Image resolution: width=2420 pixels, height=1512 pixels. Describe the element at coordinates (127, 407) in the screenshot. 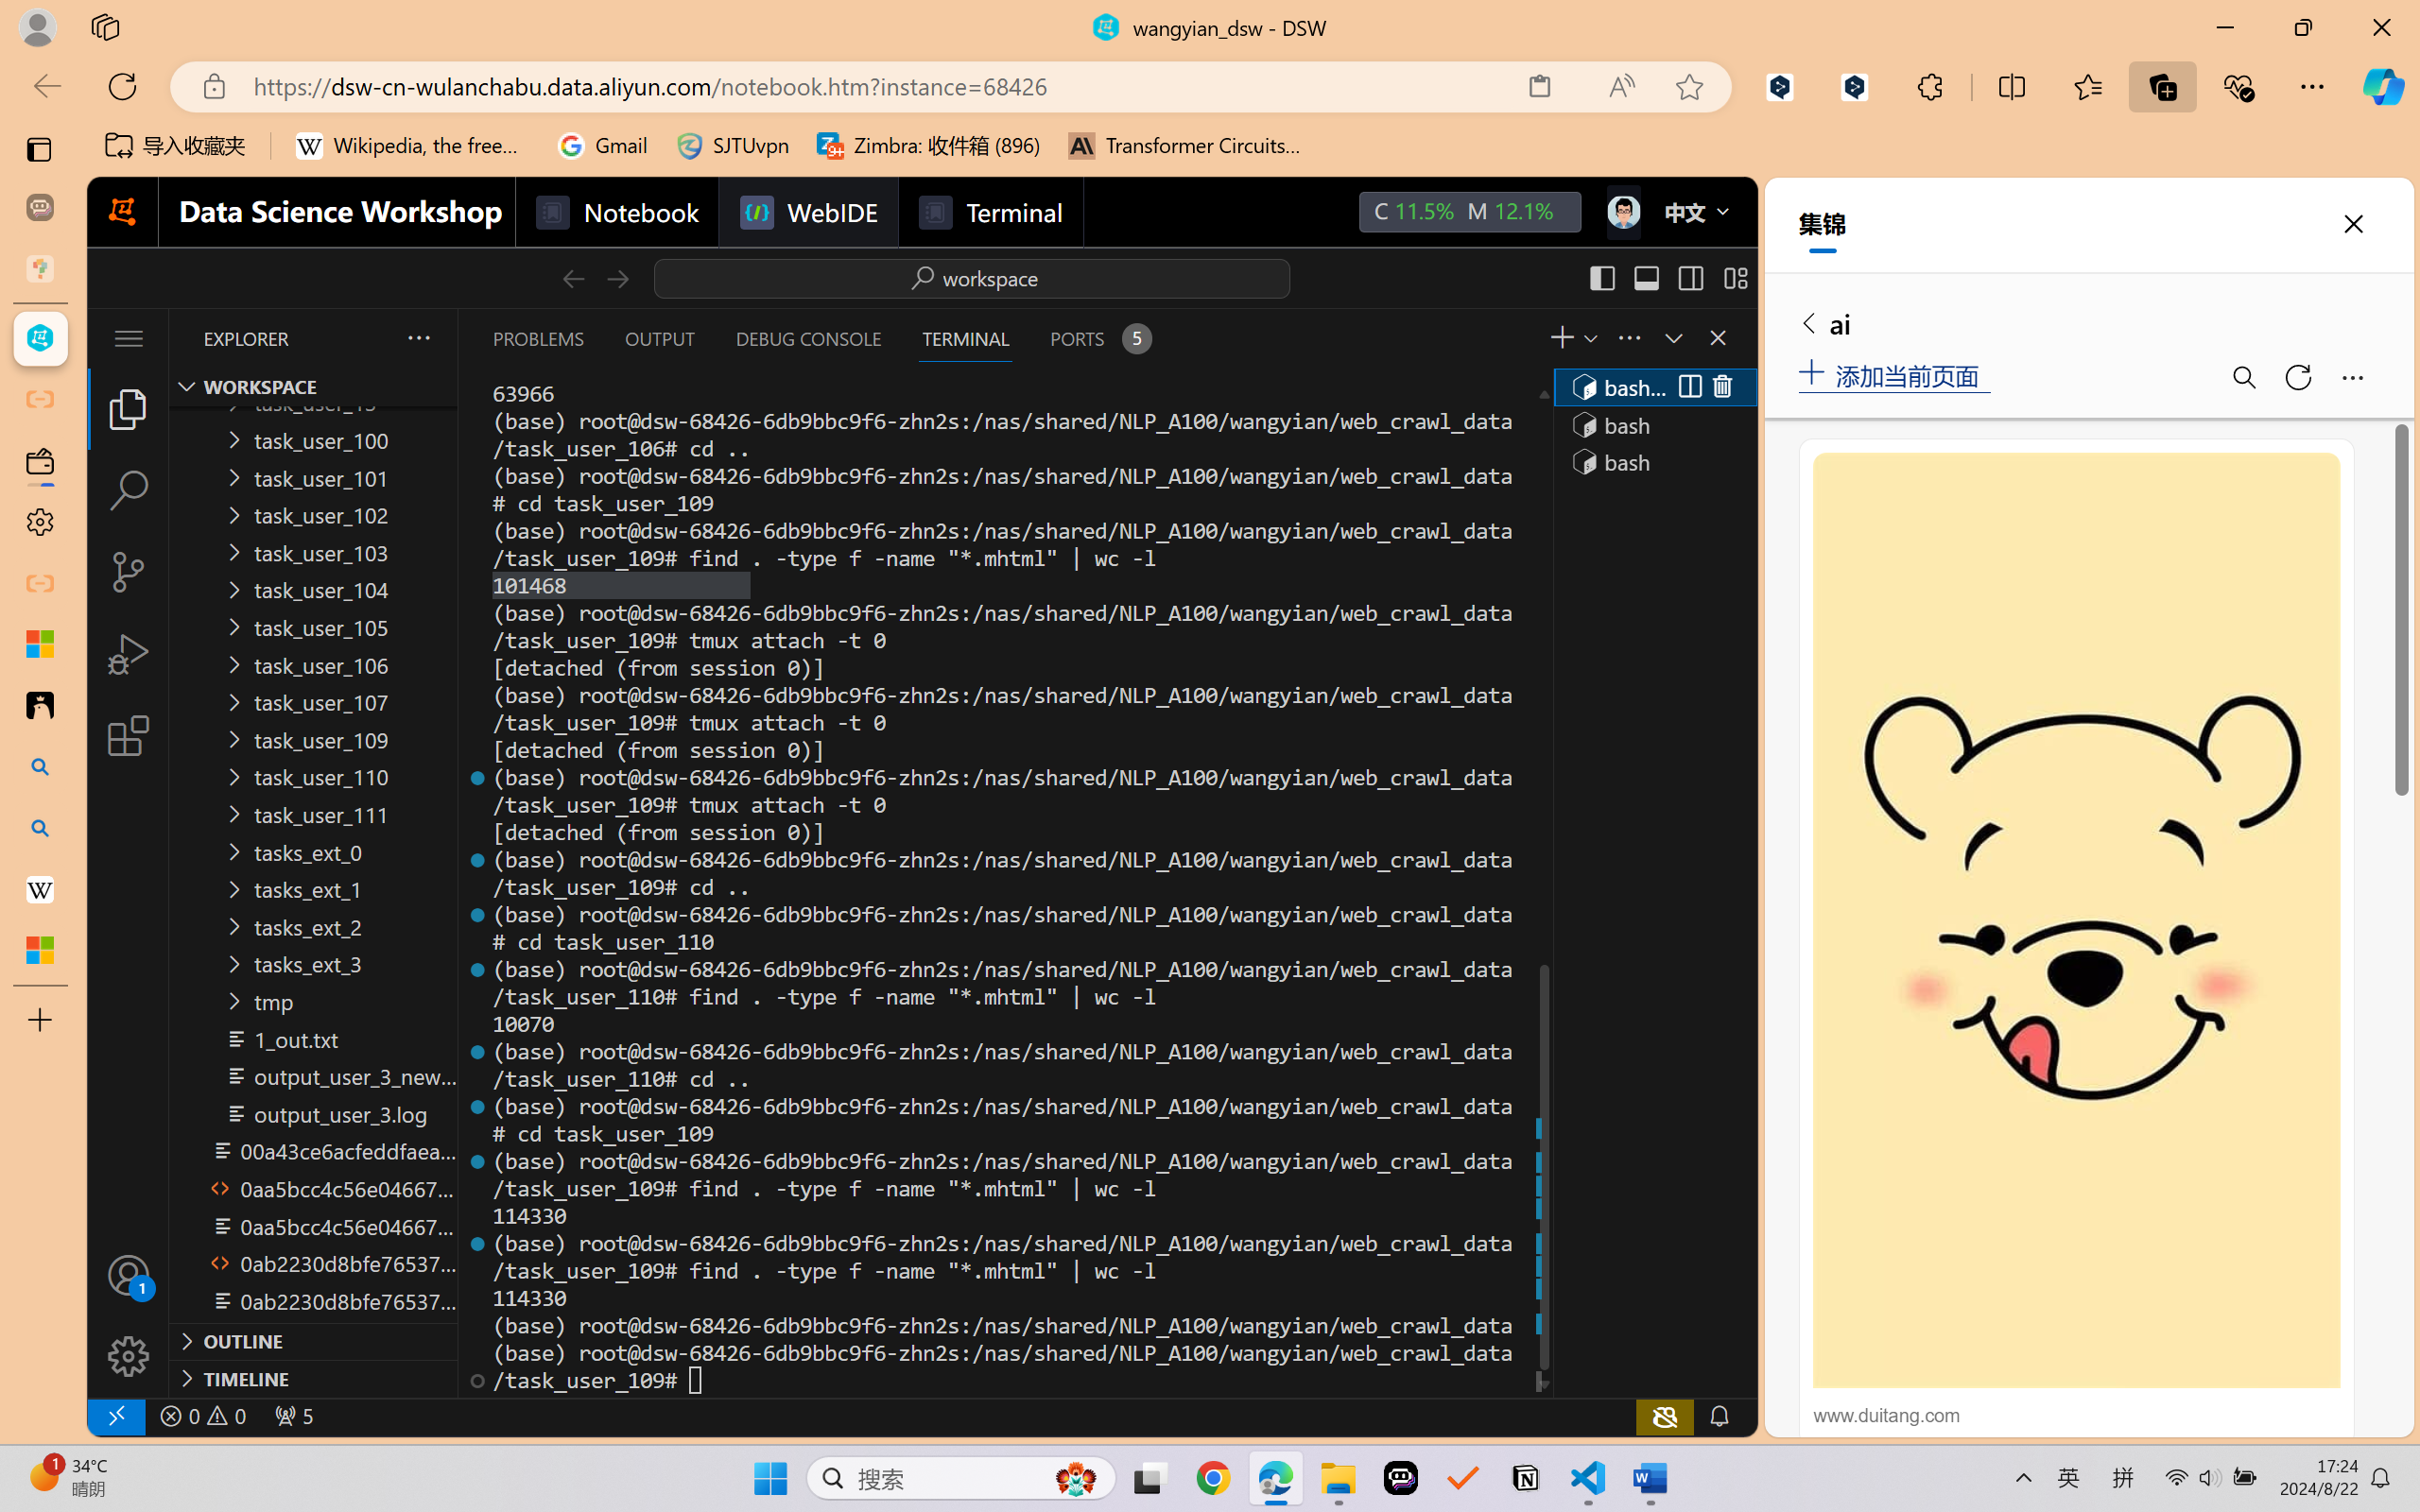

I see `'Explorer (Ctrl+Shift+E)'` at that location.